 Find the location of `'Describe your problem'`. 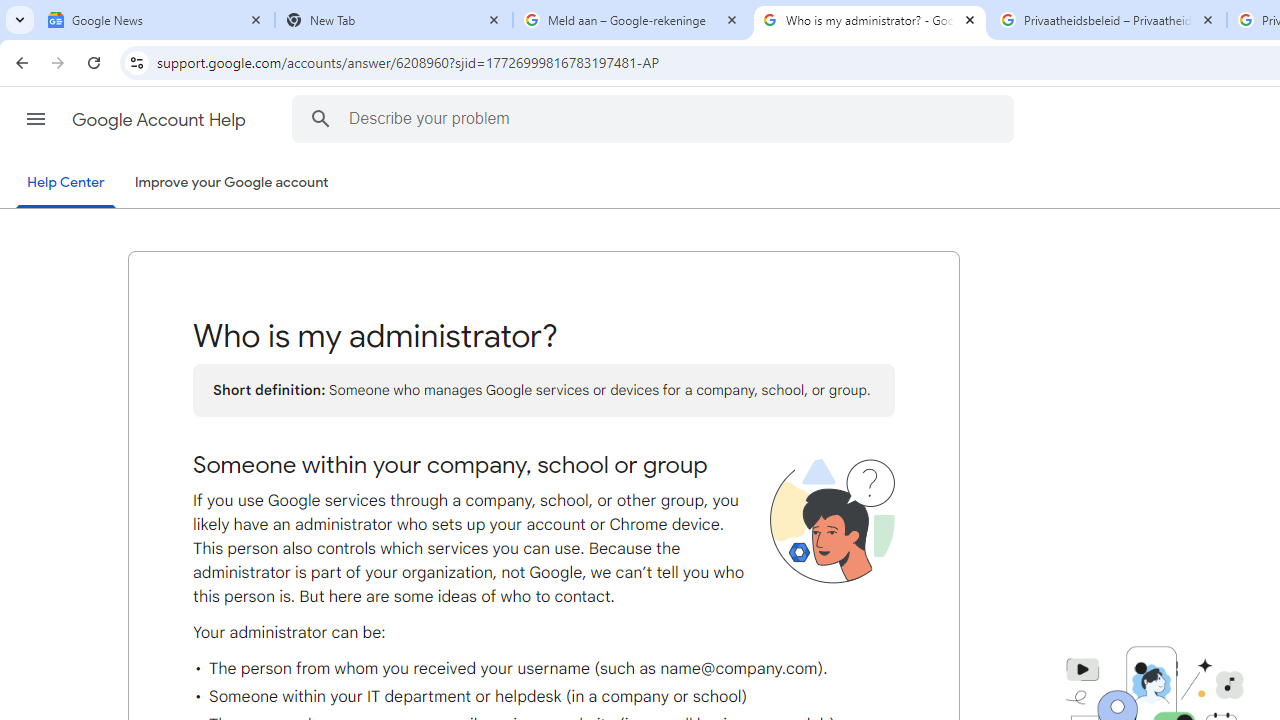

'Describe your problem' is located at coordinates (656, 118).